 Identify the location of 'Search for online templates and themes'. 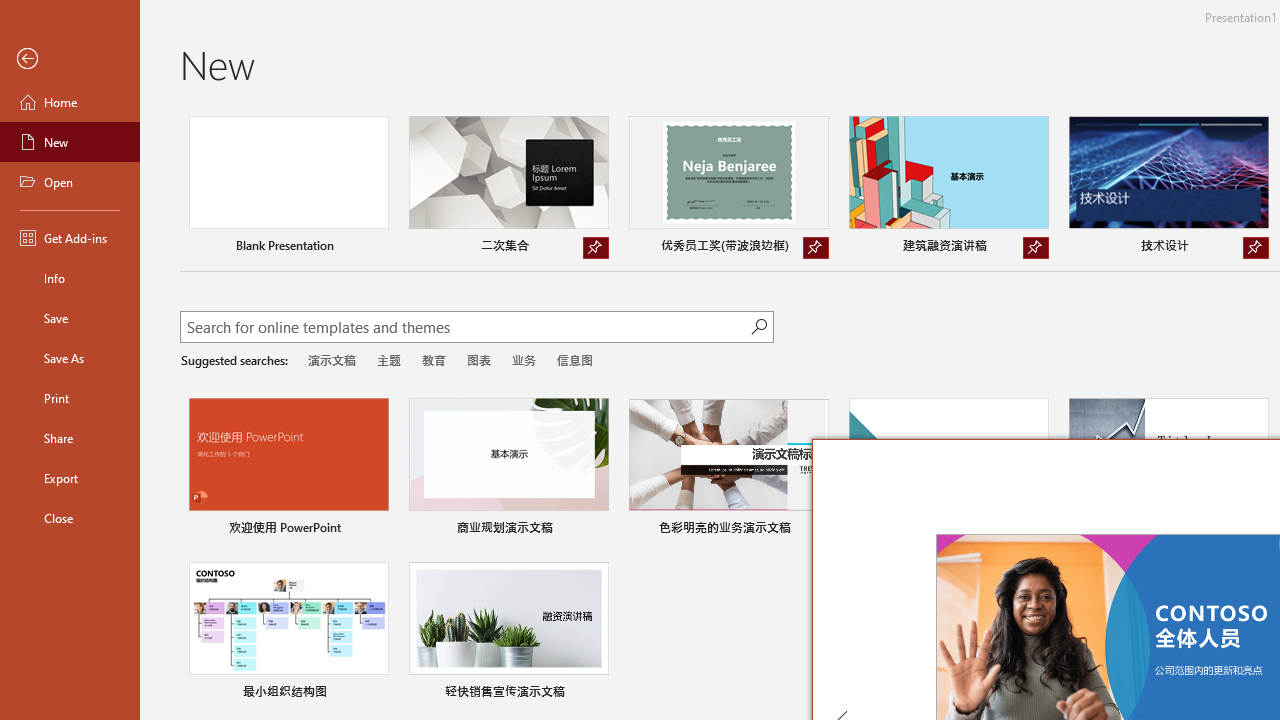
(464, 328).